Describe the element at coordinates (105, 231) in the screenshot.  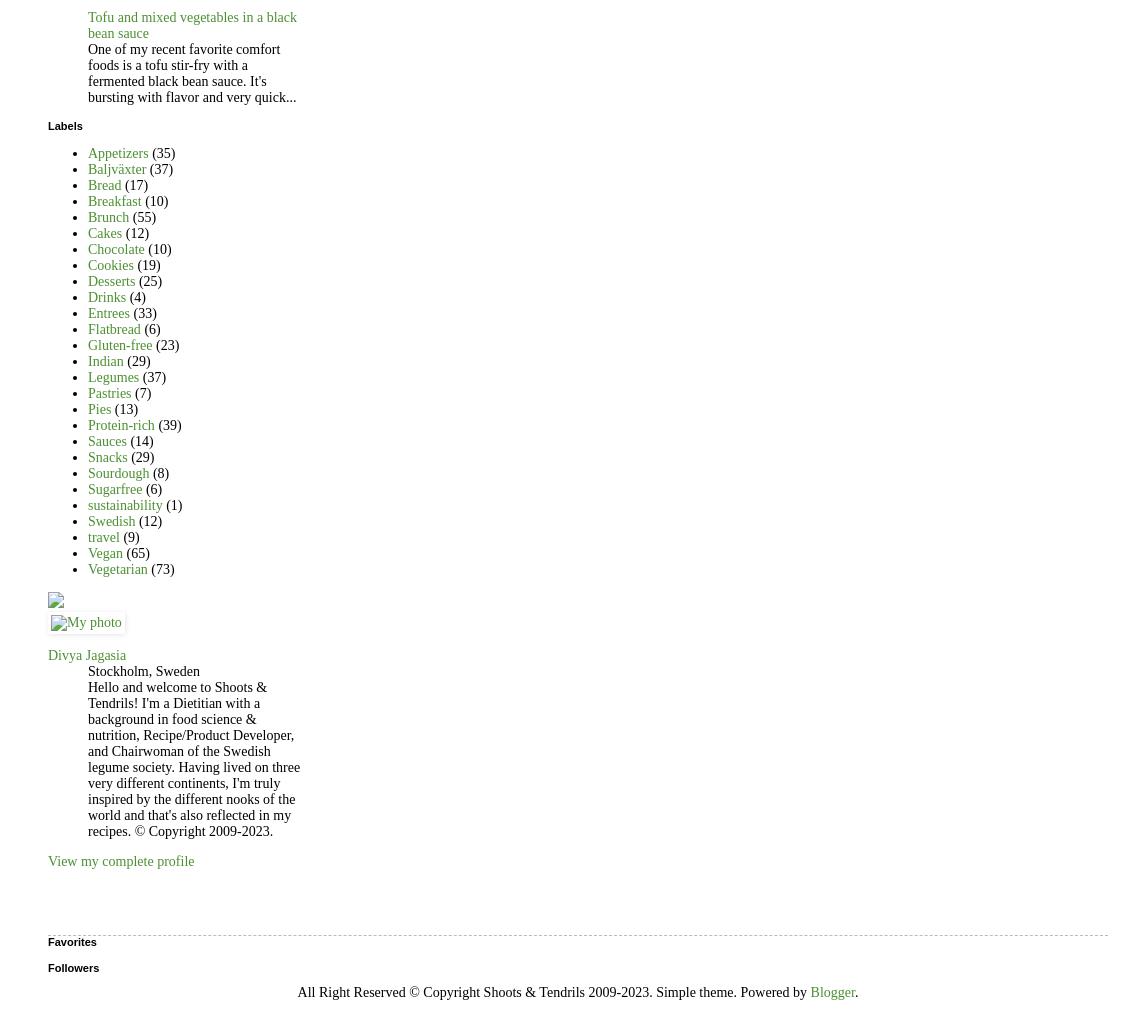
I see `'Cakes'` at that location.